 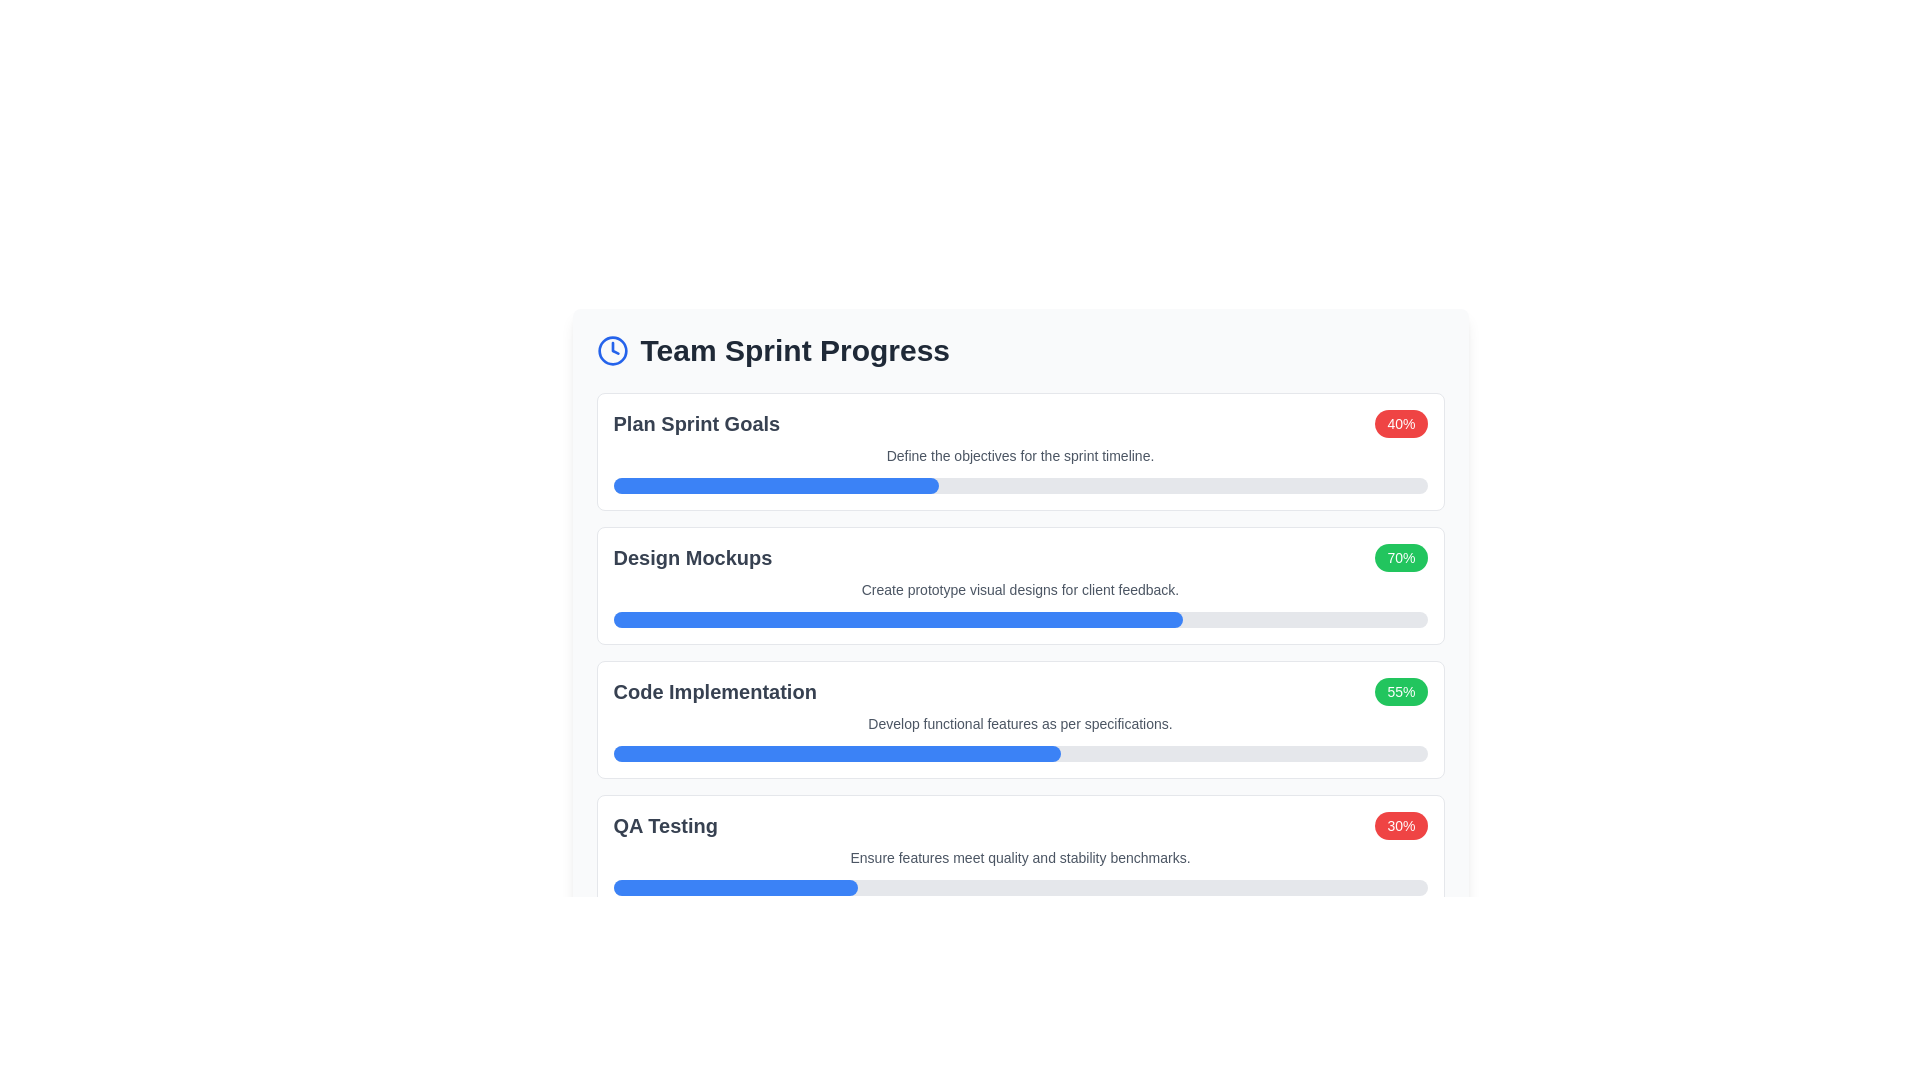 I want to click on the red rectangular badge with white text '40%' that is positioned next to 'Plan Sprint Goals' in the top-left segment of the interface, so click(x=1400, y=423).